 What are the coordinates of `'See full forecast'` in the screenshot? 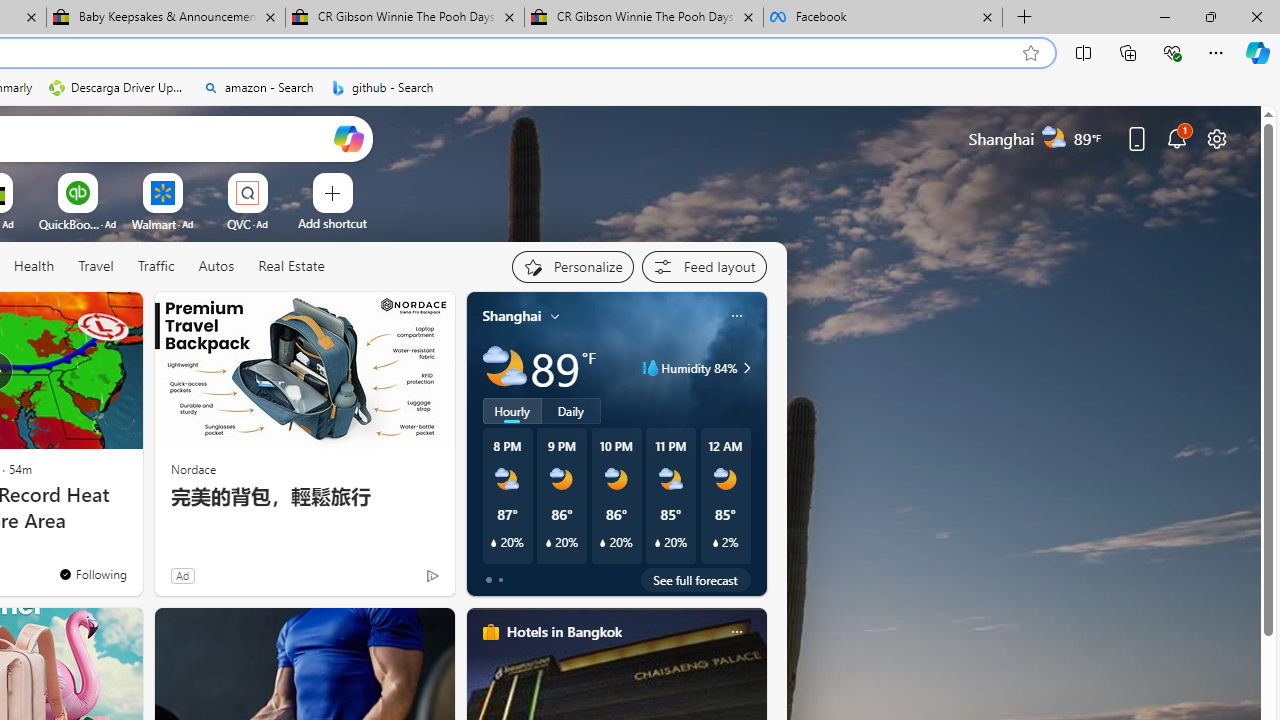 It's located at (695, 579).